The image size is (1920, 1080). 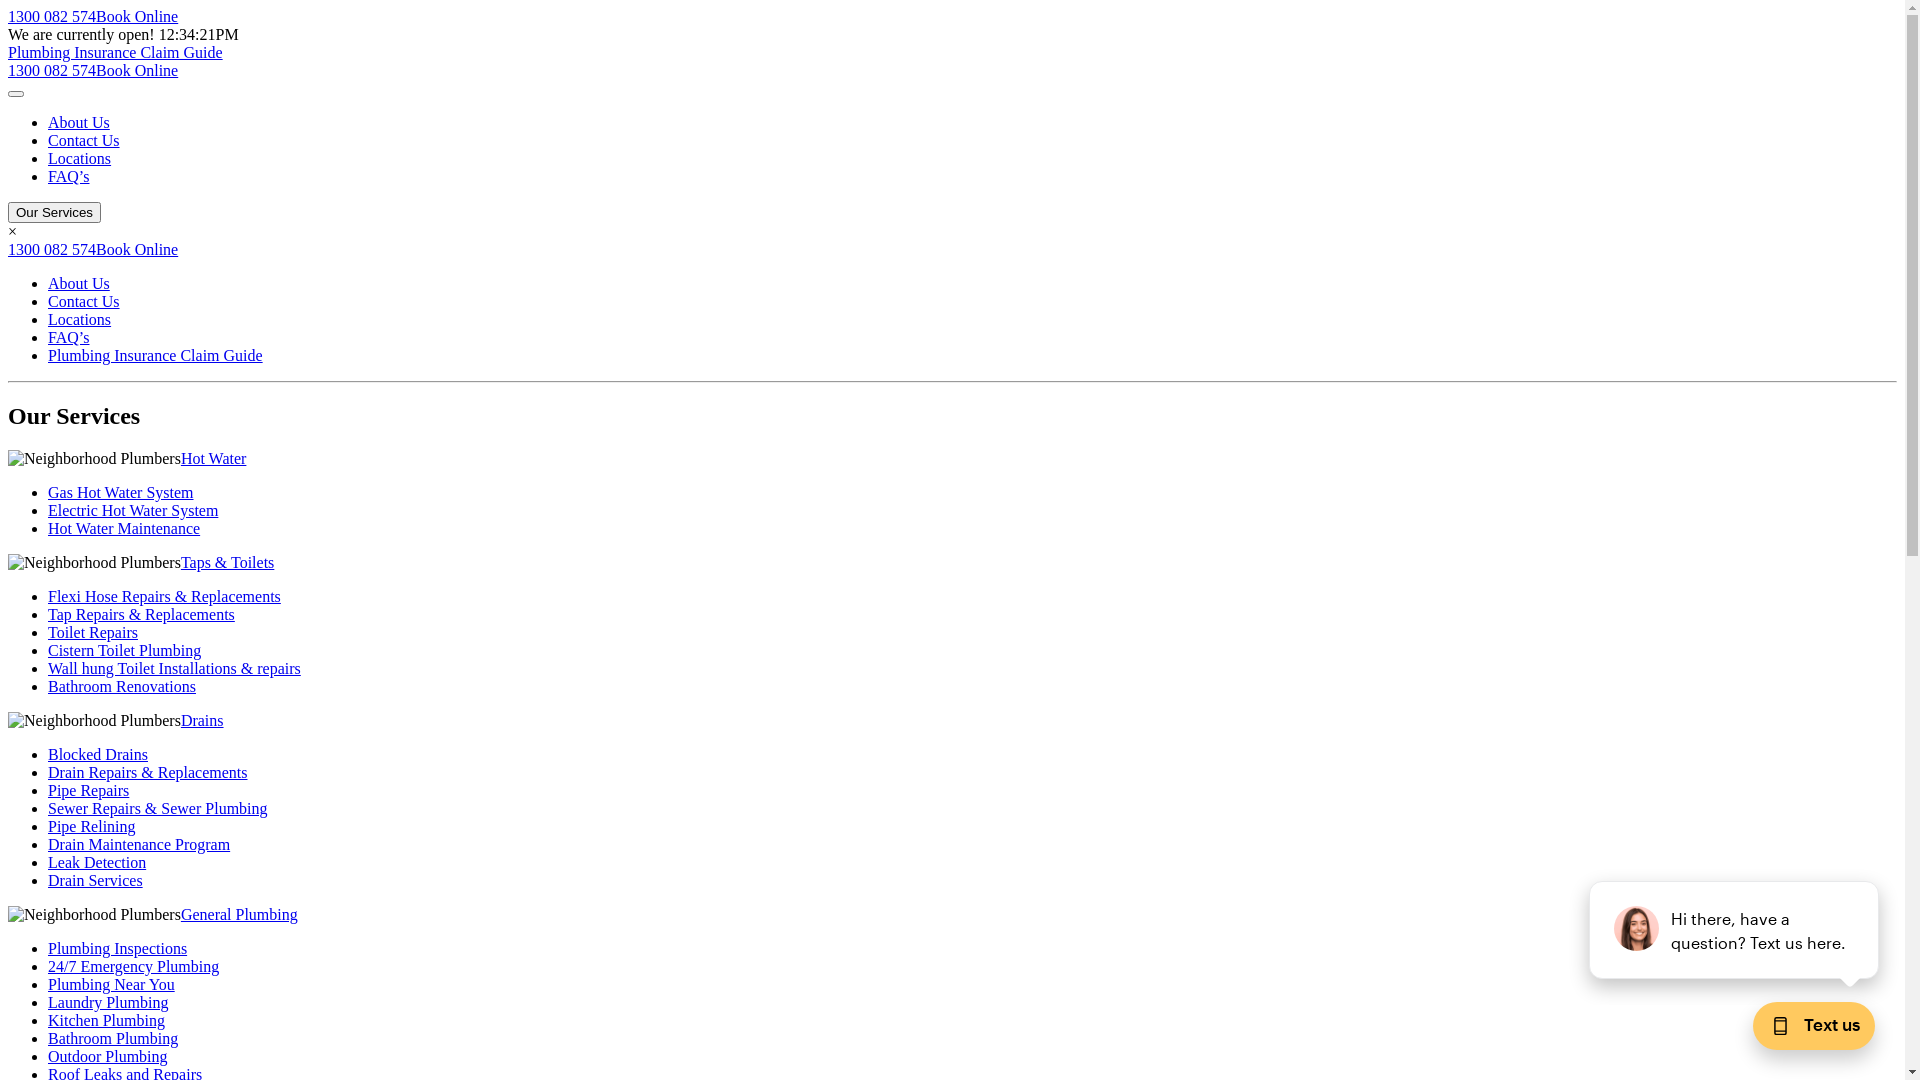 What do you see at coordinates (95, 861) in the screenshot?
I see `'Leak Detection'` at bounding box center [95, 861].